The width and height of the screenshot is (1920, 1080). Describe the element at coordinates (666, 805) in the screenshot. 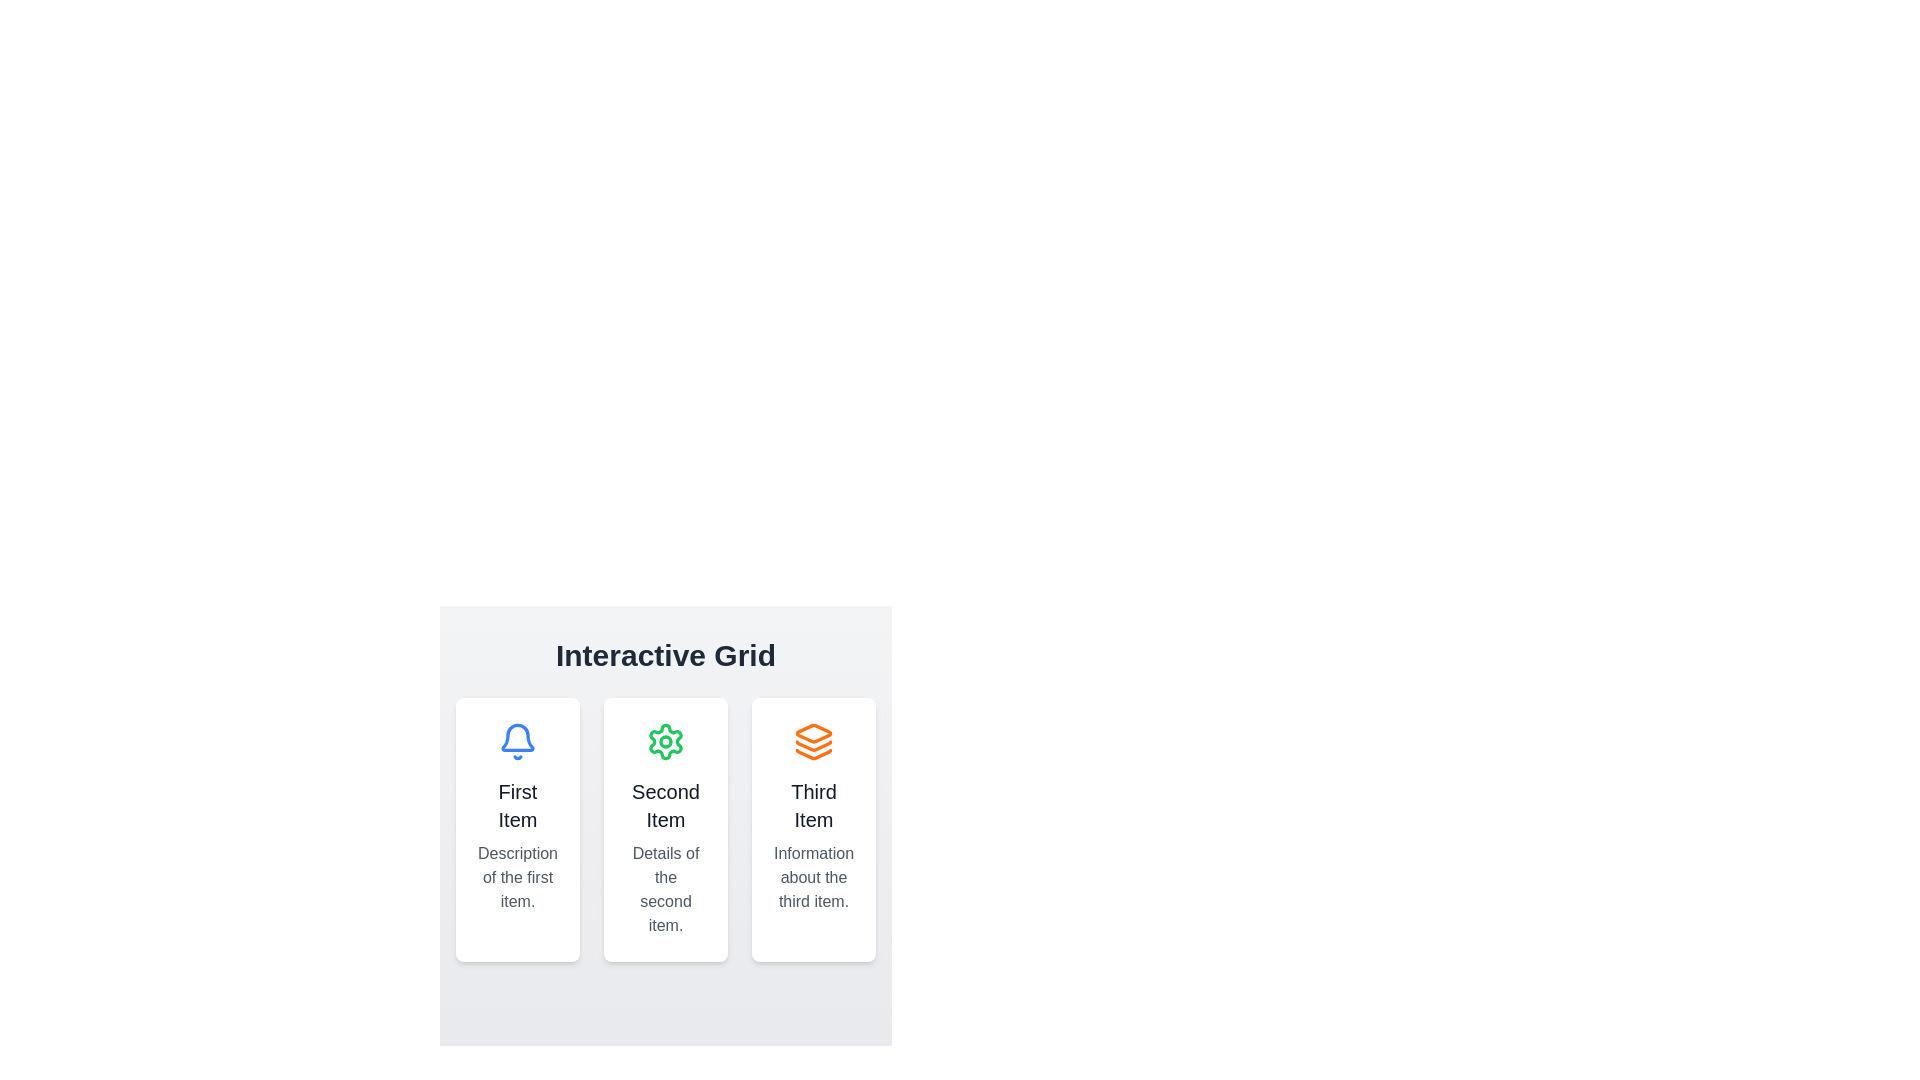

I see `the Text Label that serves as the title for the second interactive item, positioned above the descriptive text 'Details of the second item.'` at that location.